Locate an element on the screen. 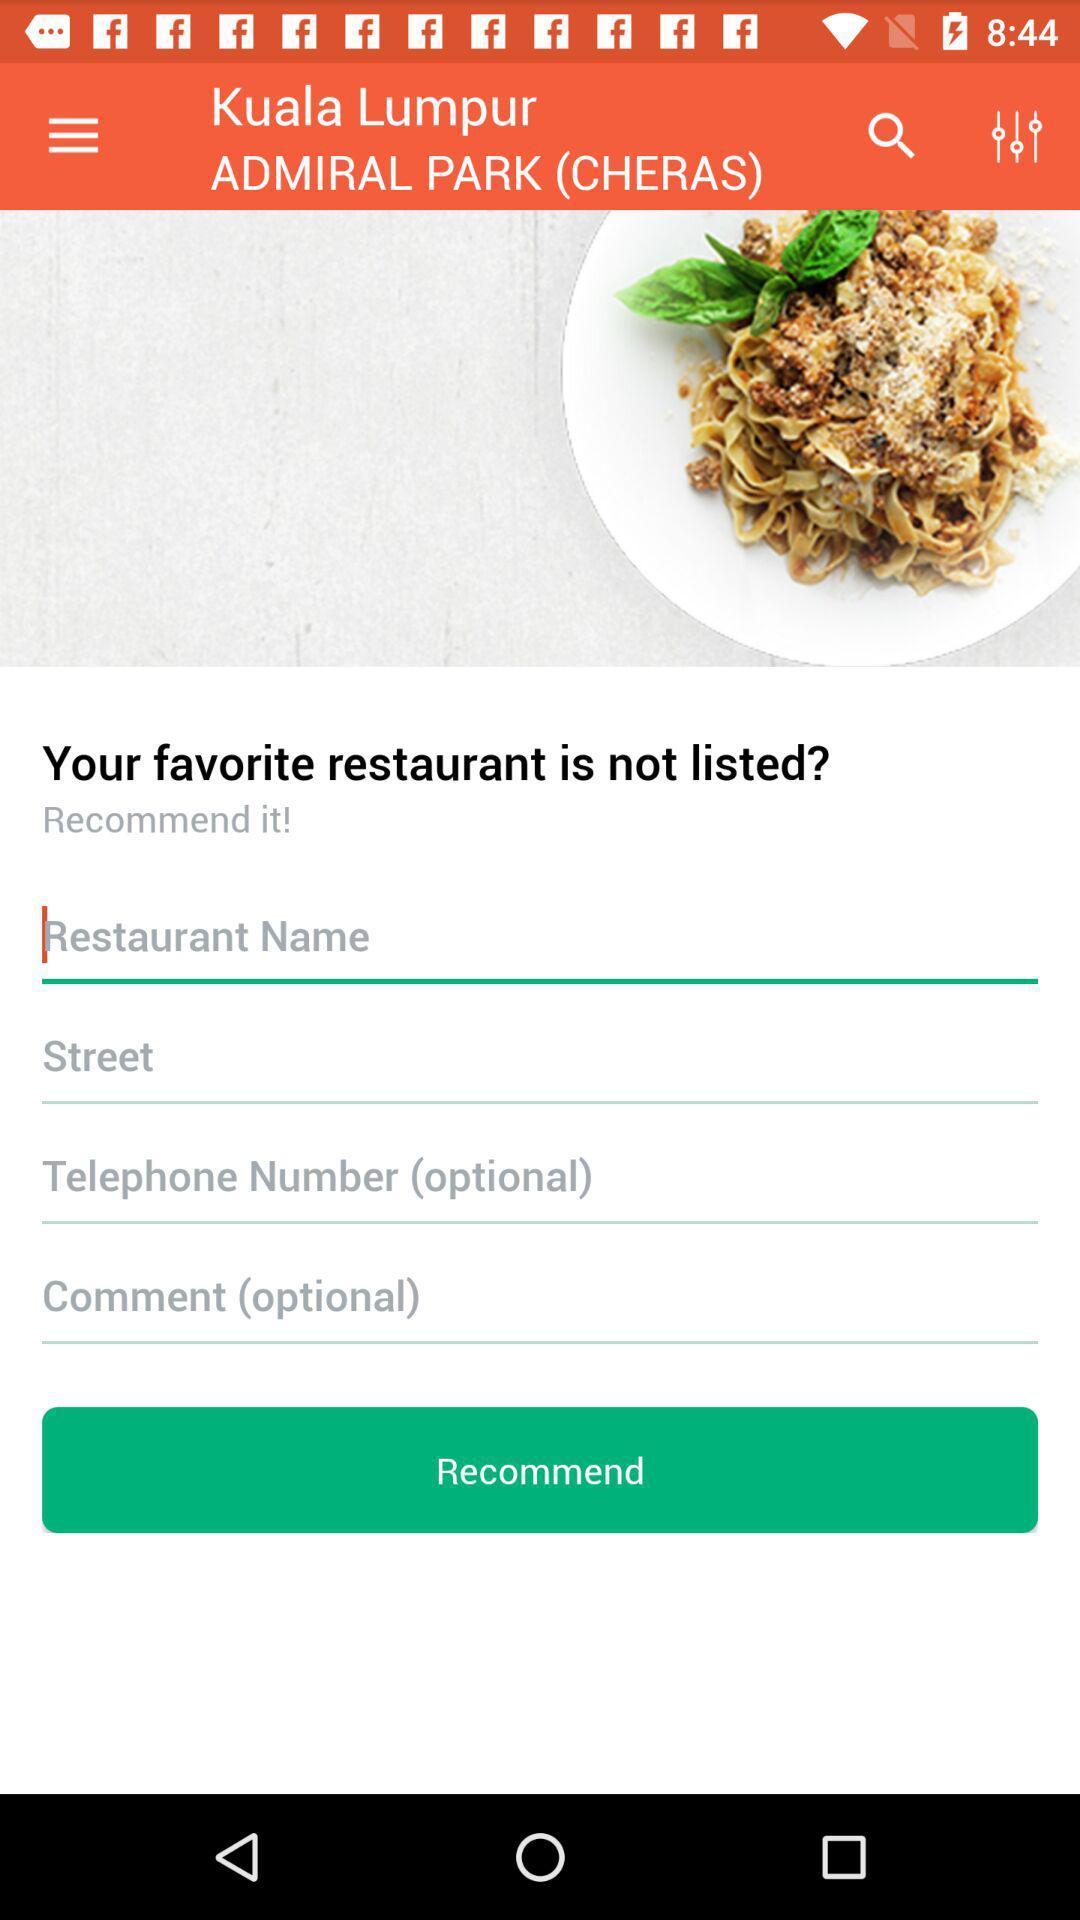 The height and width of the screenshot is (1920, 1080). shows reataurant name area is located at coordinates (540, 933).